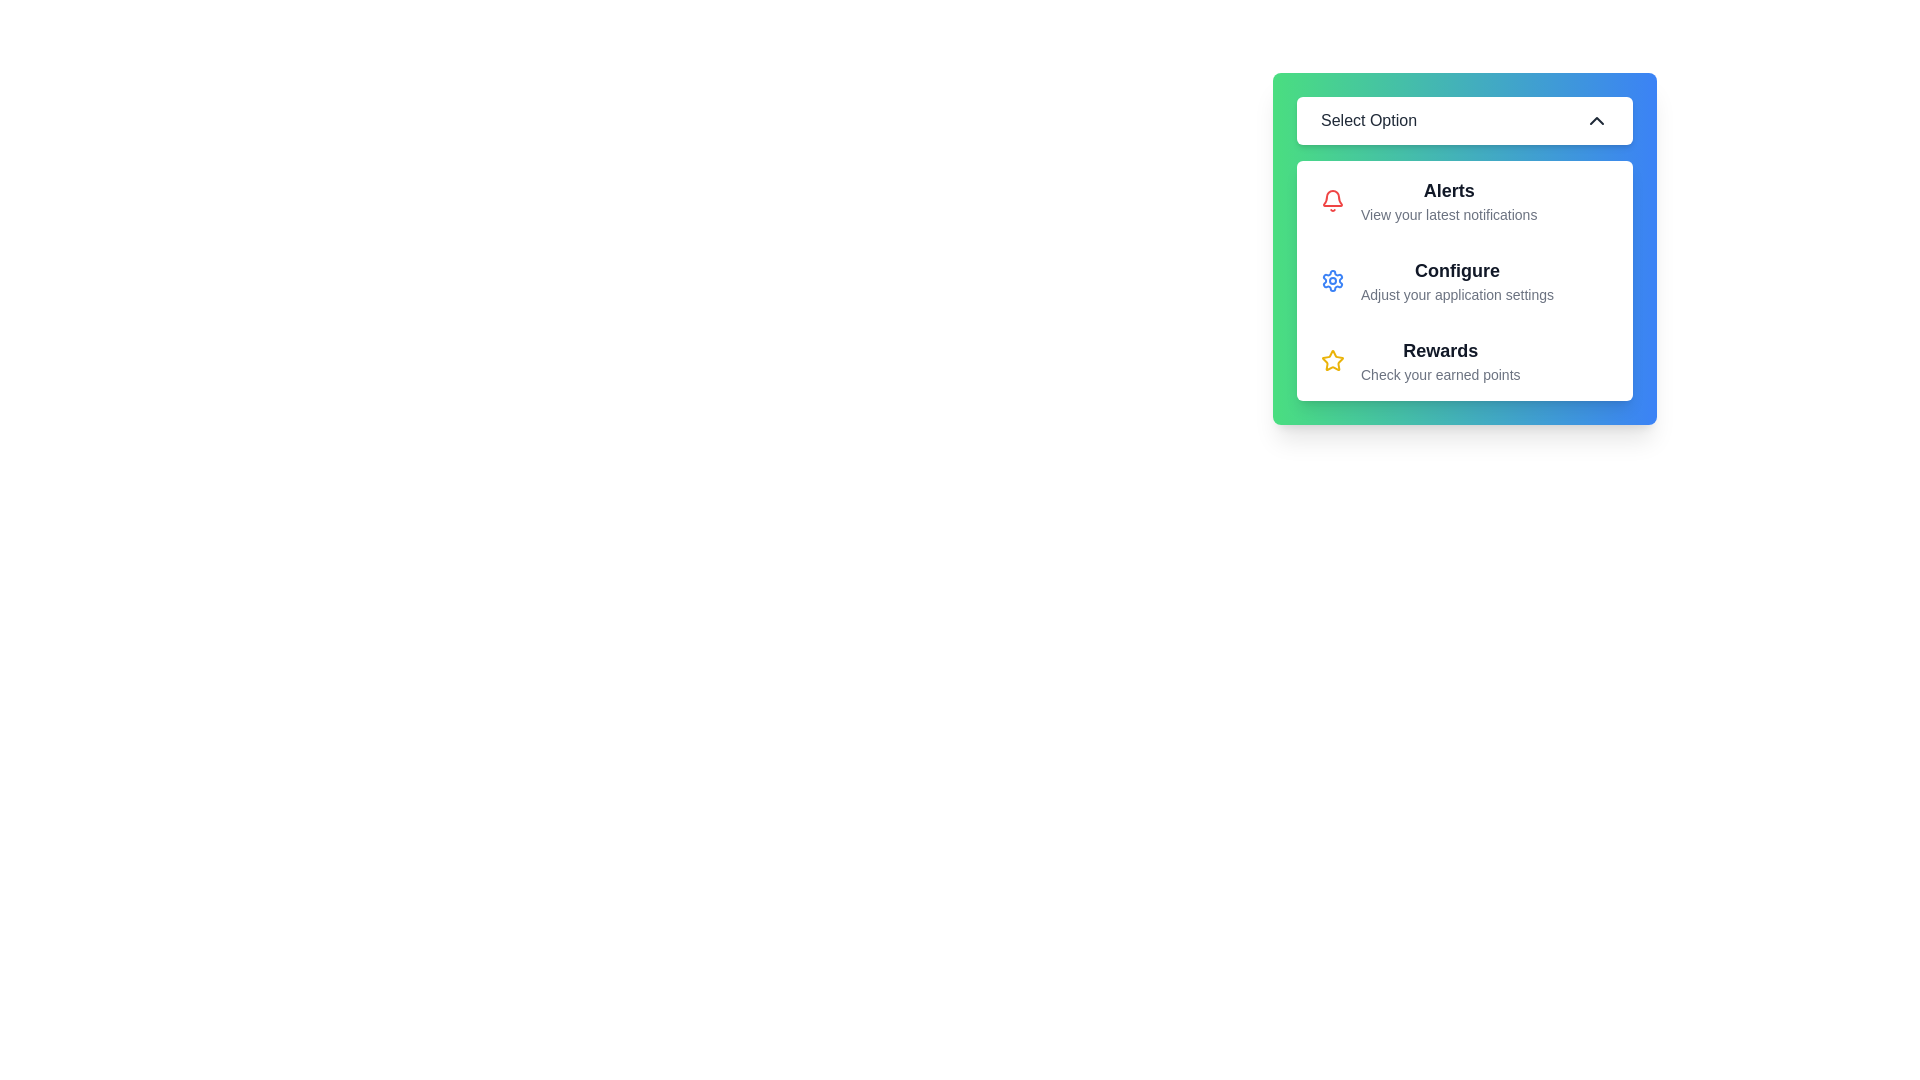 This screenshot has height=1080, width=1920. Describe the element at coordinates (1440, 374) in the screenshot. I see `the Text label providing additional context for the 'Rewards' section, which is positioned immediately below the 'Rewards' heading in the vertical menu structure` at that location.